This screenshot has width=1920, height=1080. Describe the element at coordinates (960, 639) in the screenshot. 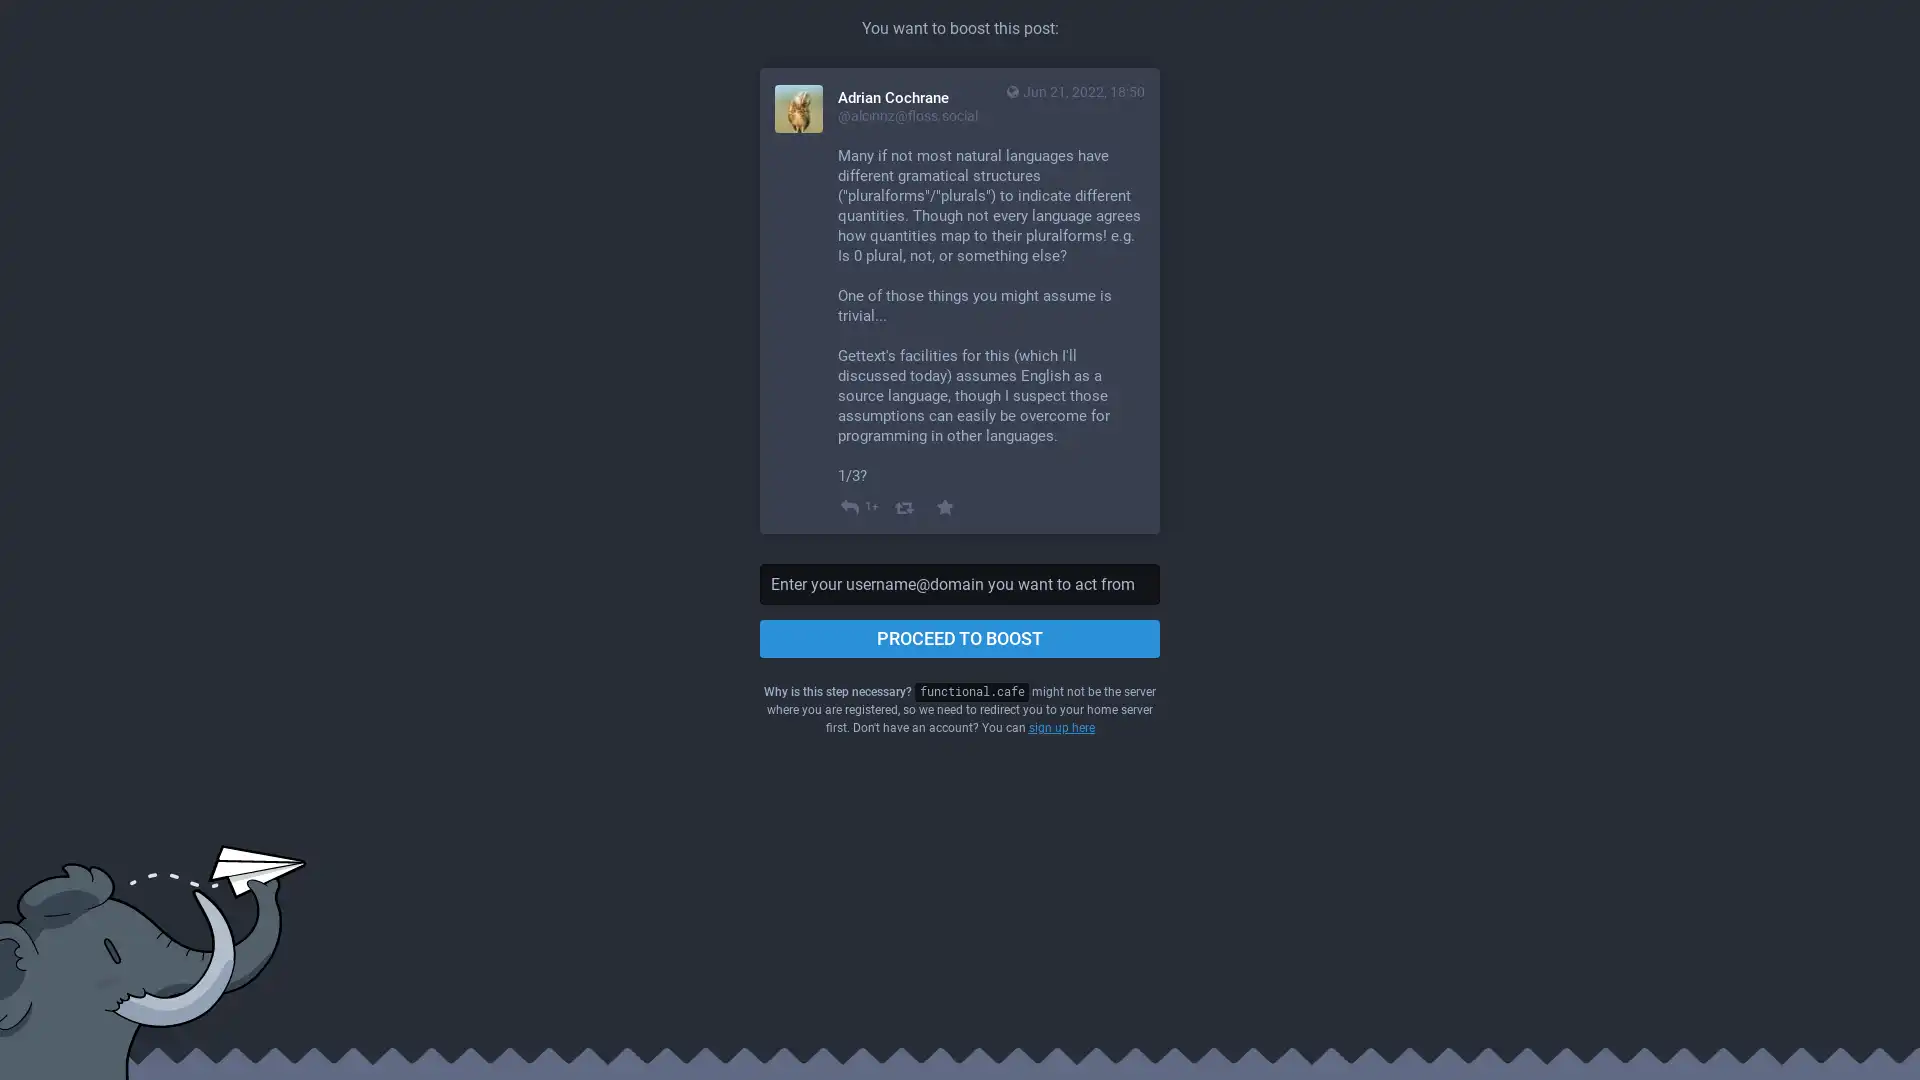

I see `PROCEED TO BOOST` at that location.